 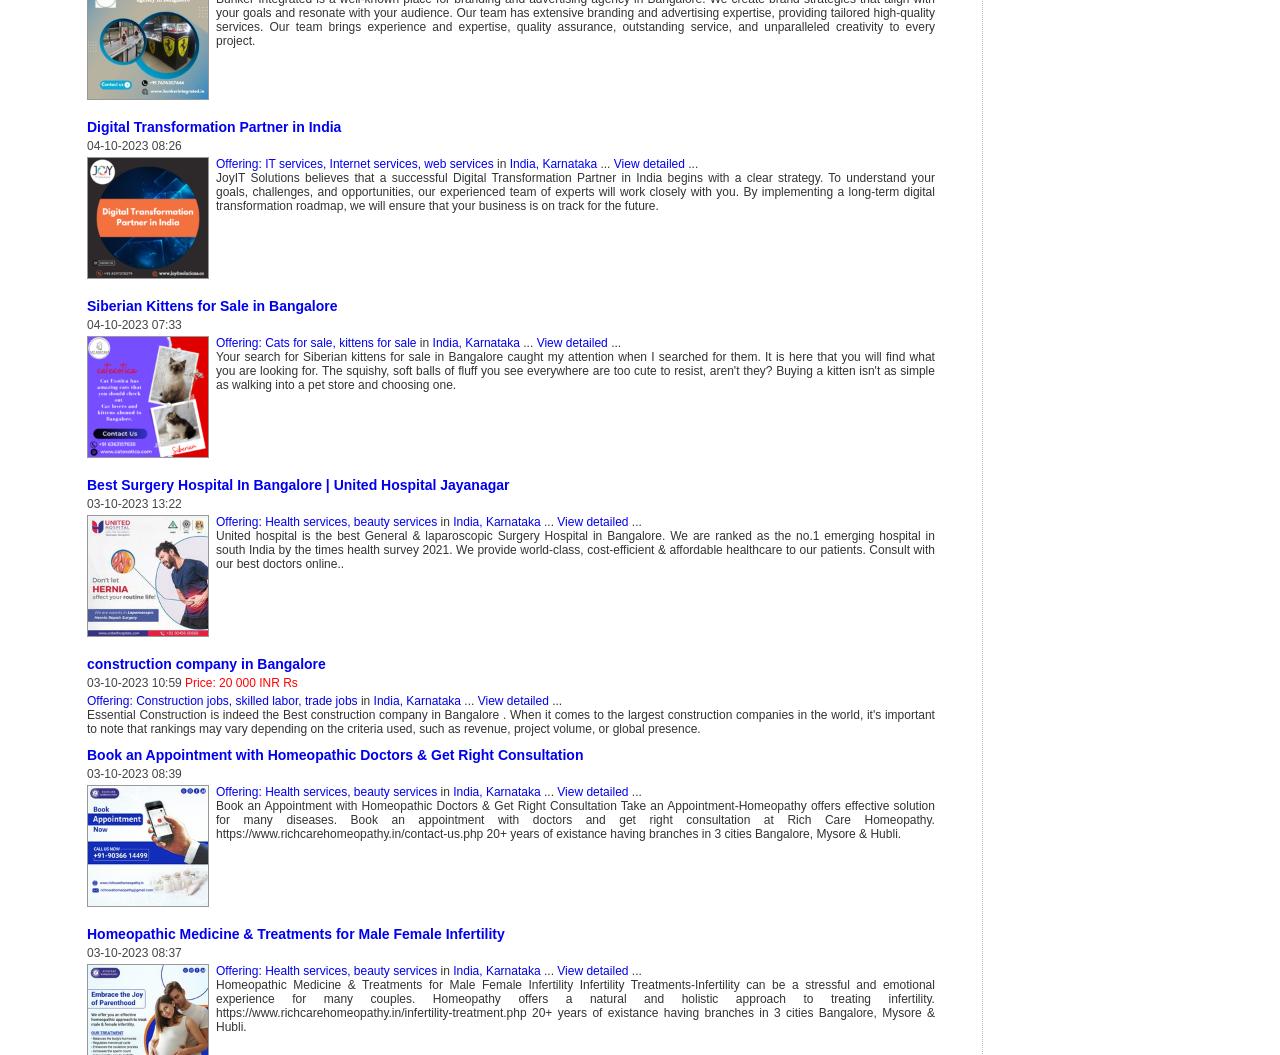 What do you see at coordinates (214, 125) in the screenshot?
I see `'Digital Transformation Partner in India'` at bounding box center [214, 125].